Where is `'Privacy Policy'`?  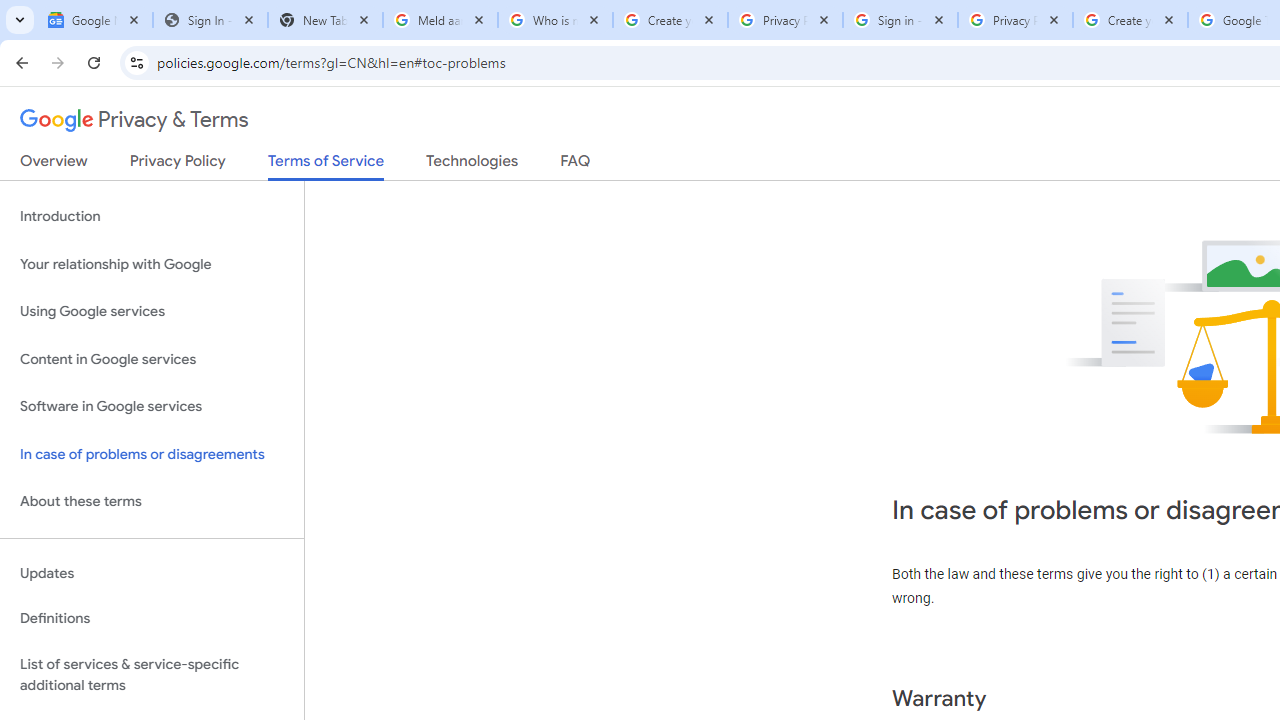 'Privacy Policy' is located at coordinates (177, 164).